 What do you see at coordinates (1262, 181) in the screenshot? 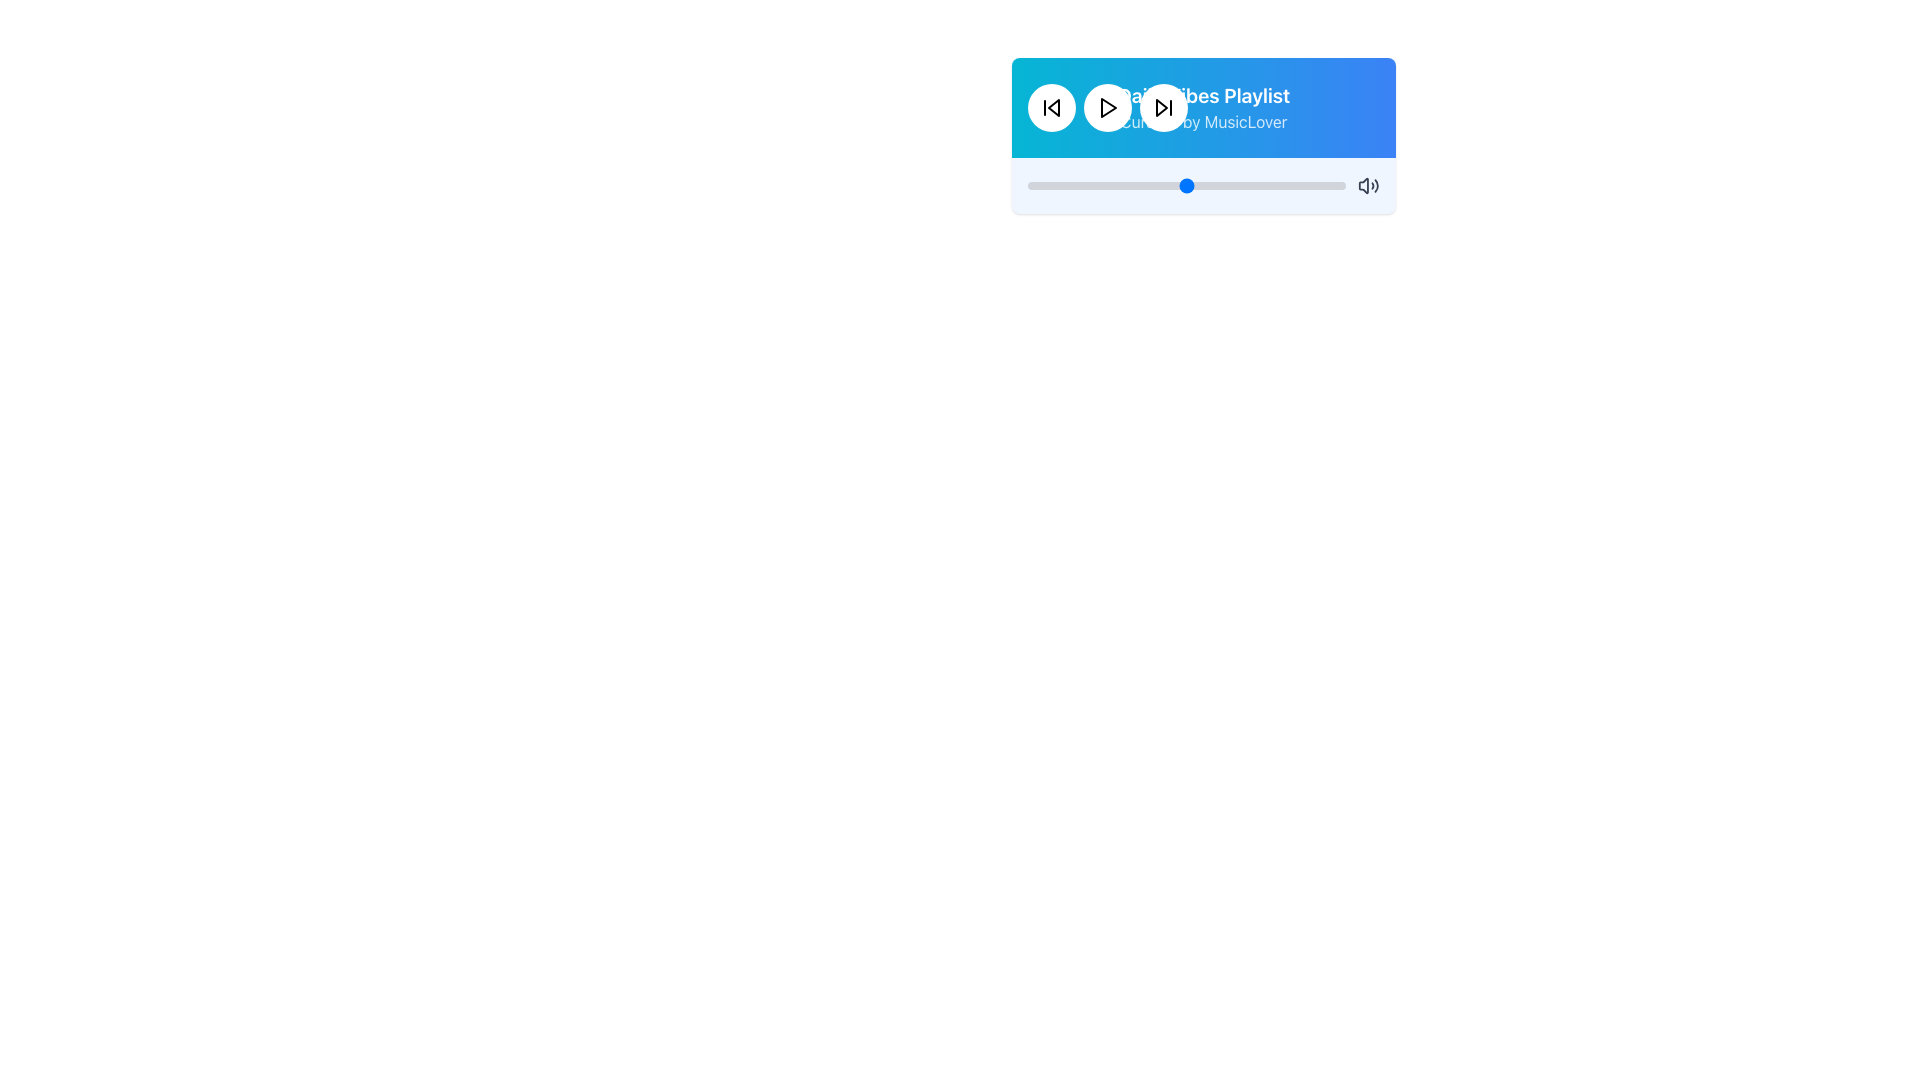
I see `the slider's value` at bounding box center [1262, 181].